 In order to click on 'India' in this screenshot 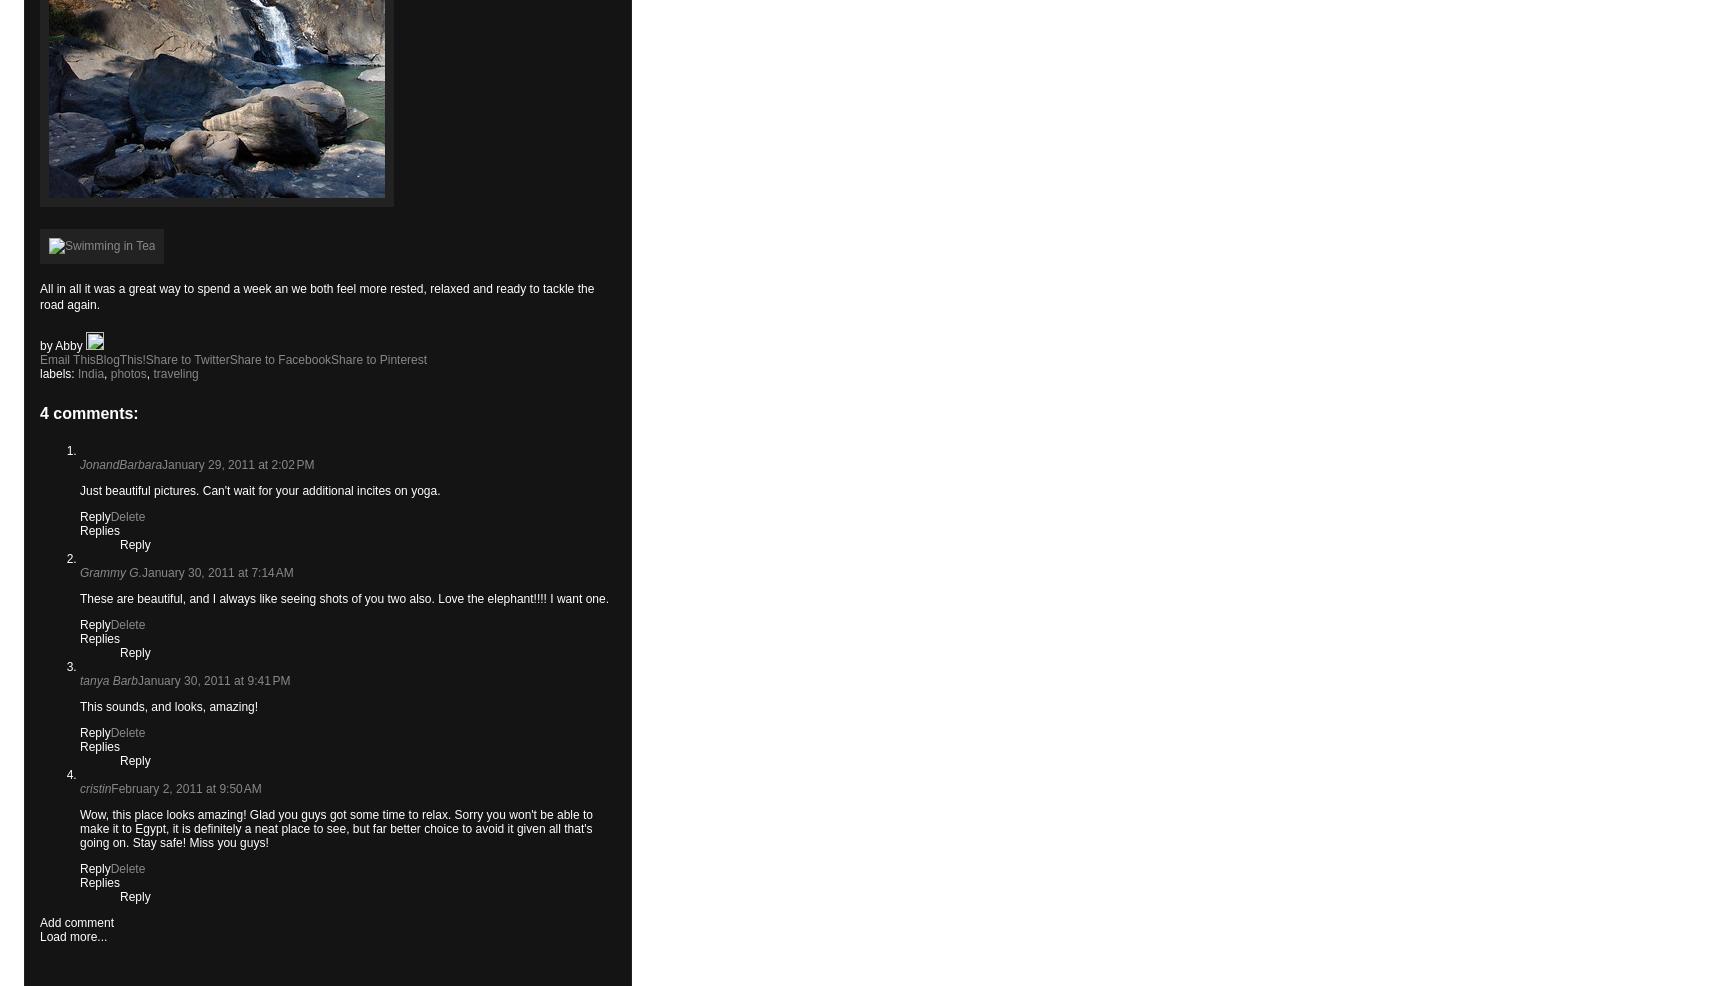, I will do `click(90, 372)`.